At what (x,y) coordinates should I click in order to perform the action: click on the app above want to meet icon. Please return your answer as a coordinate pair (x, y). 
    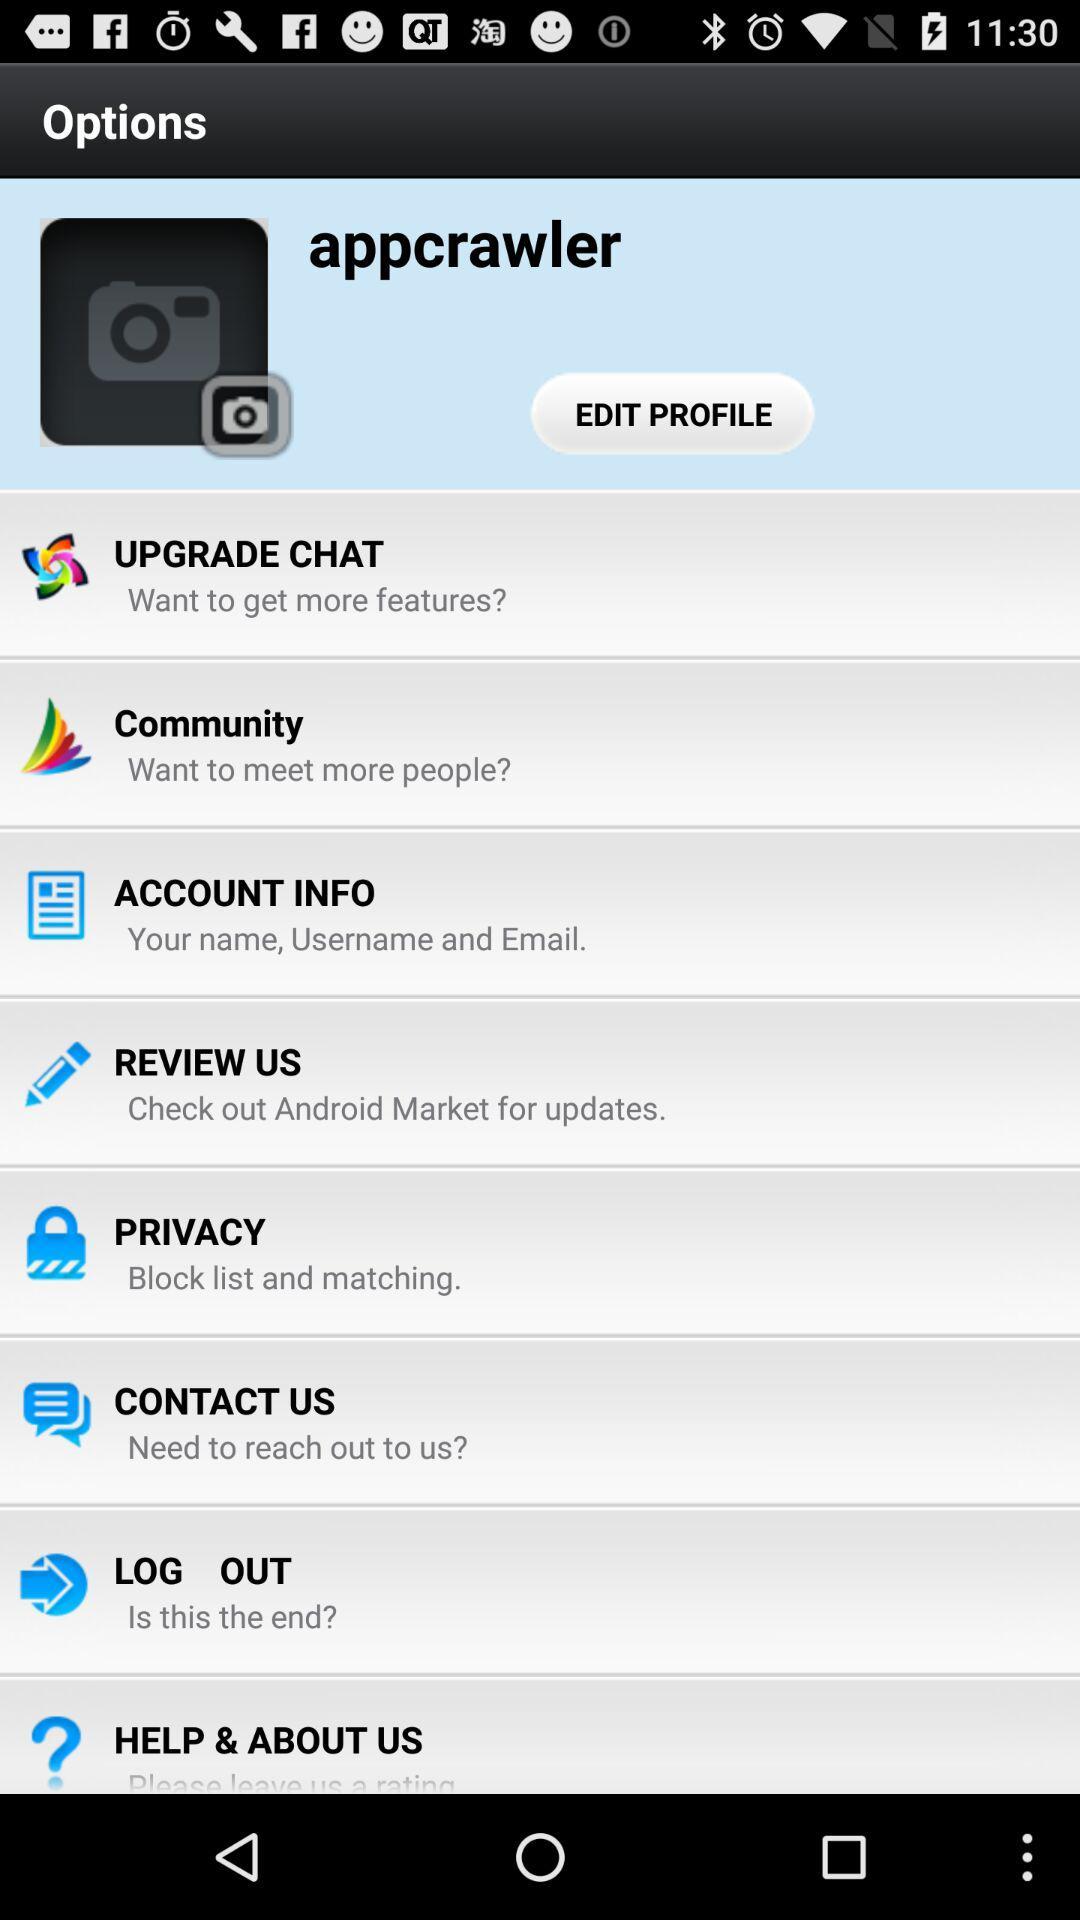
    Looking at the image, I should click on (208, 721).